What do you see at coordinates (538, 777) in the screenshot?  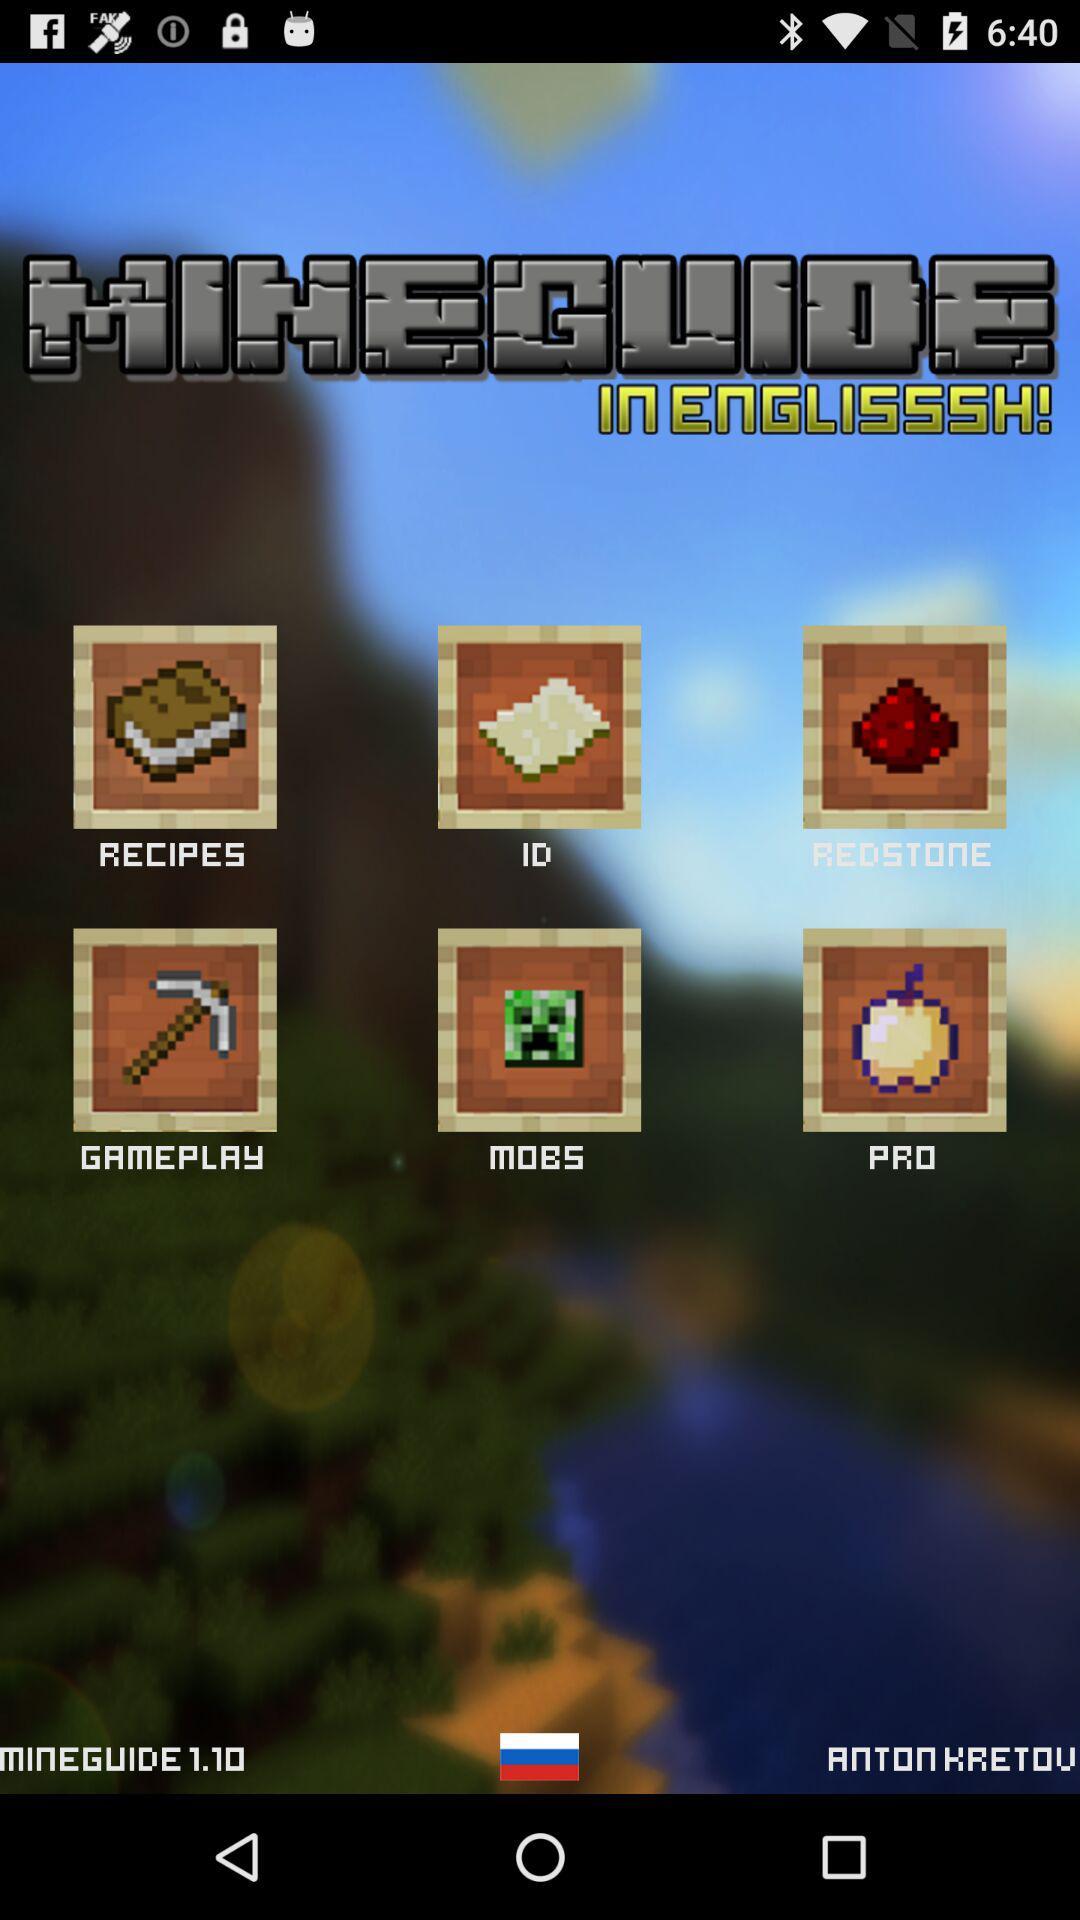 I see `the email icon` at bounding box center [538, 777].